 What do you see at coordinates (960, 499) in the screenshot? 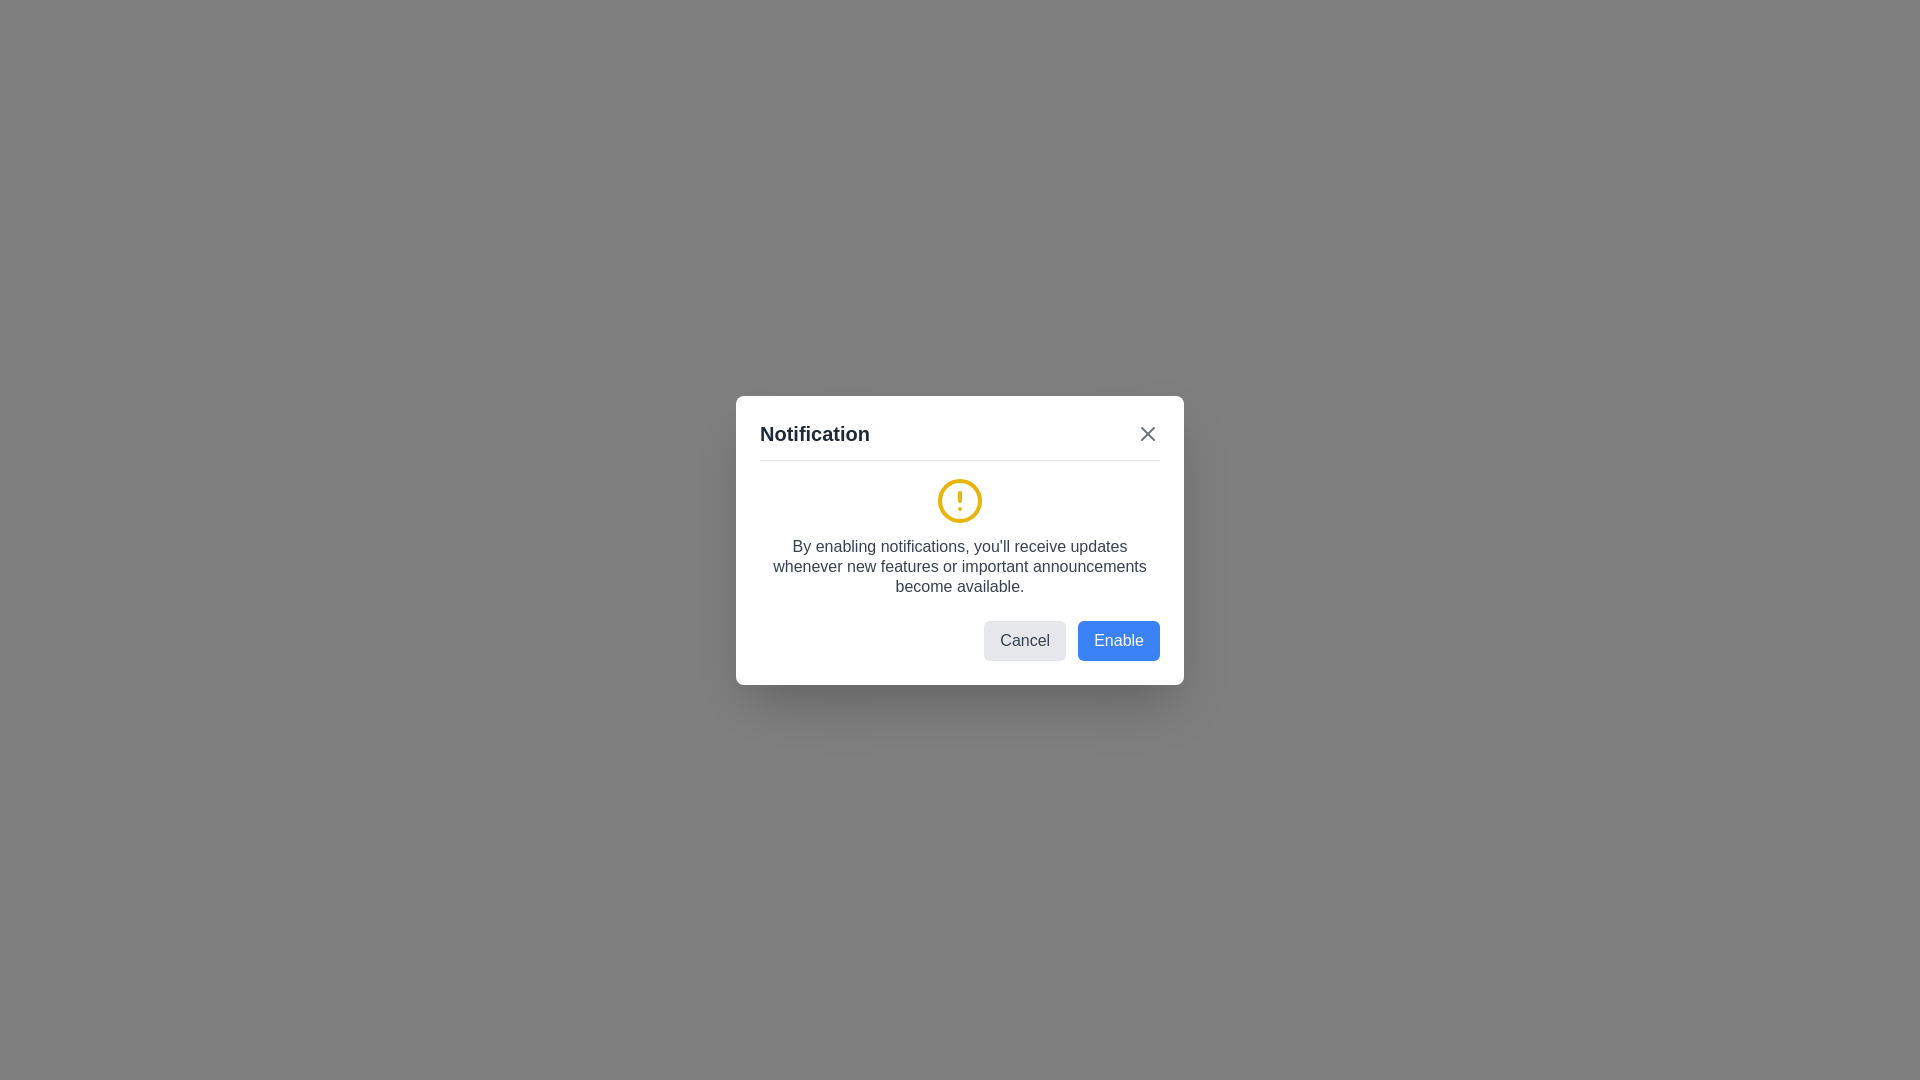
I see `the notification icon to emphasize it` at bounding box center [960, 499].